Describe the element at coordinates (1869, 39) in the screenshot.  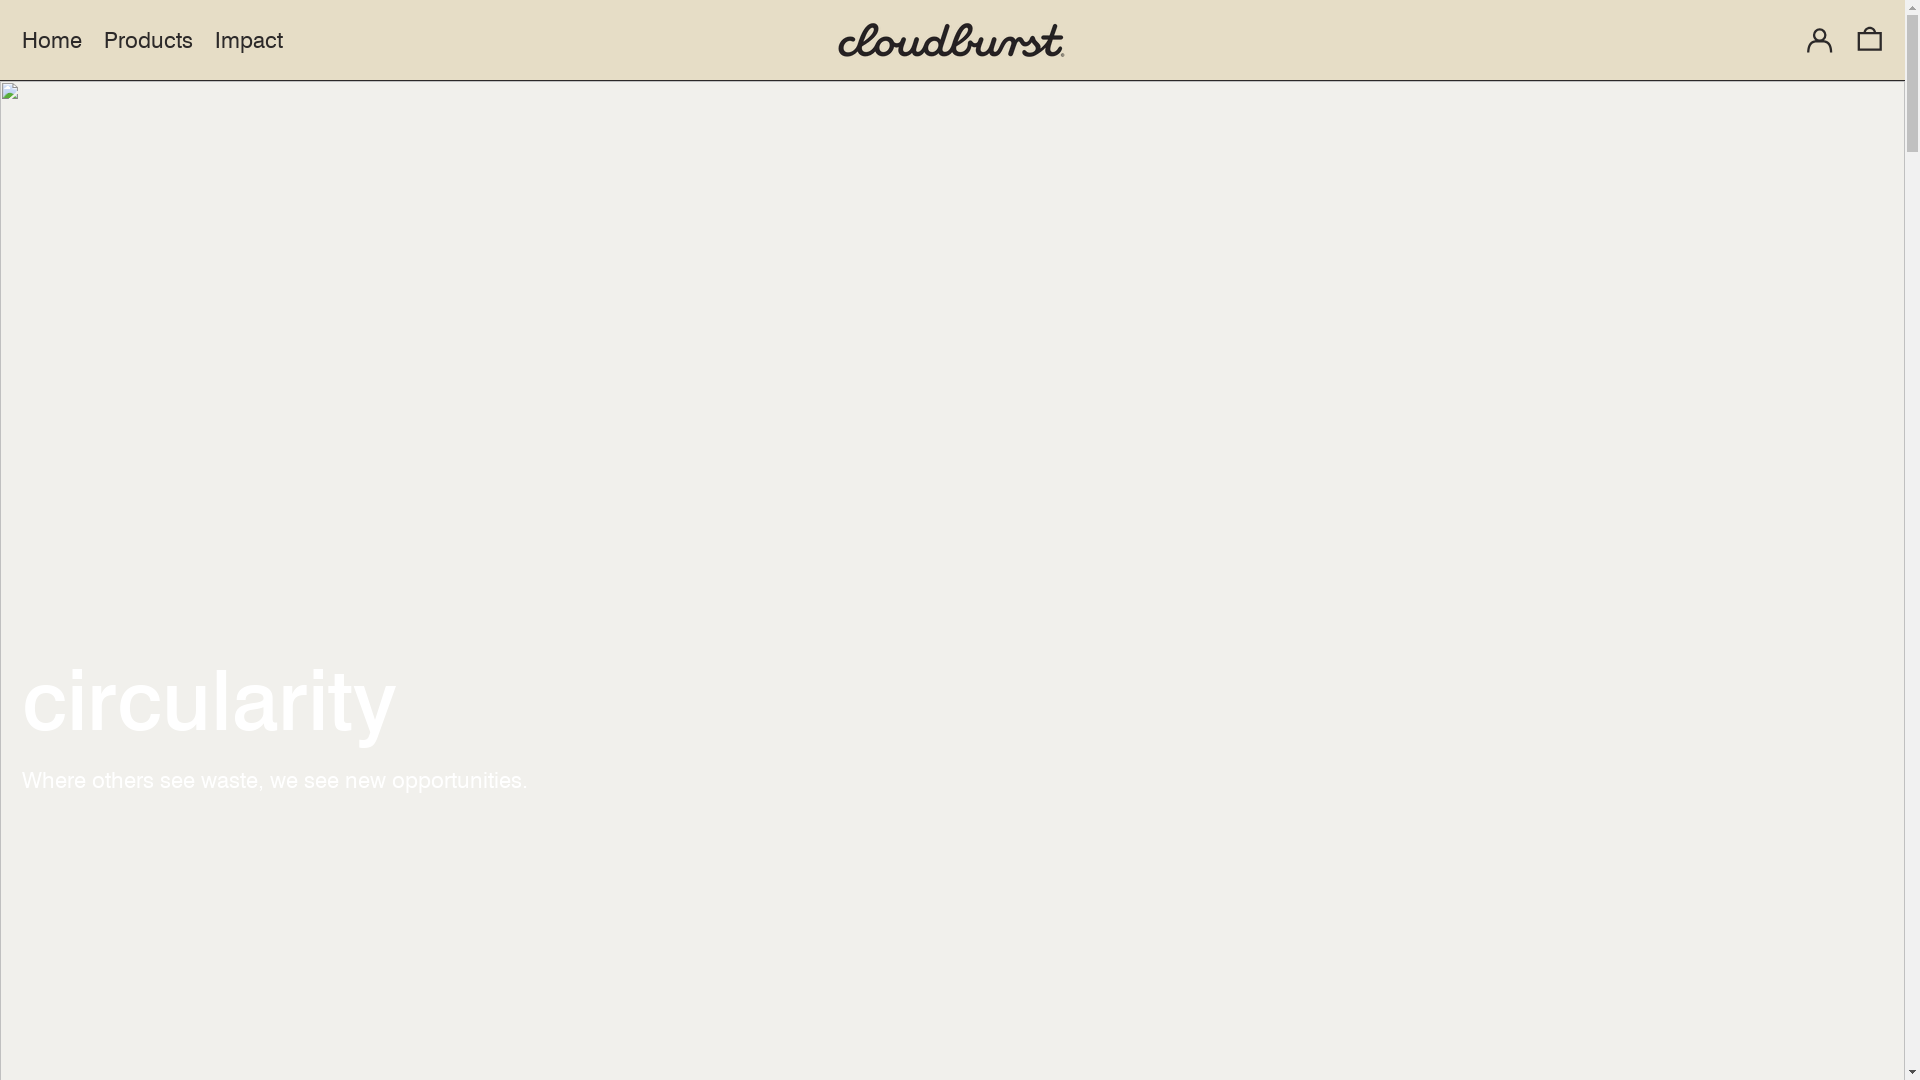
I see `'0 items'` at that location.